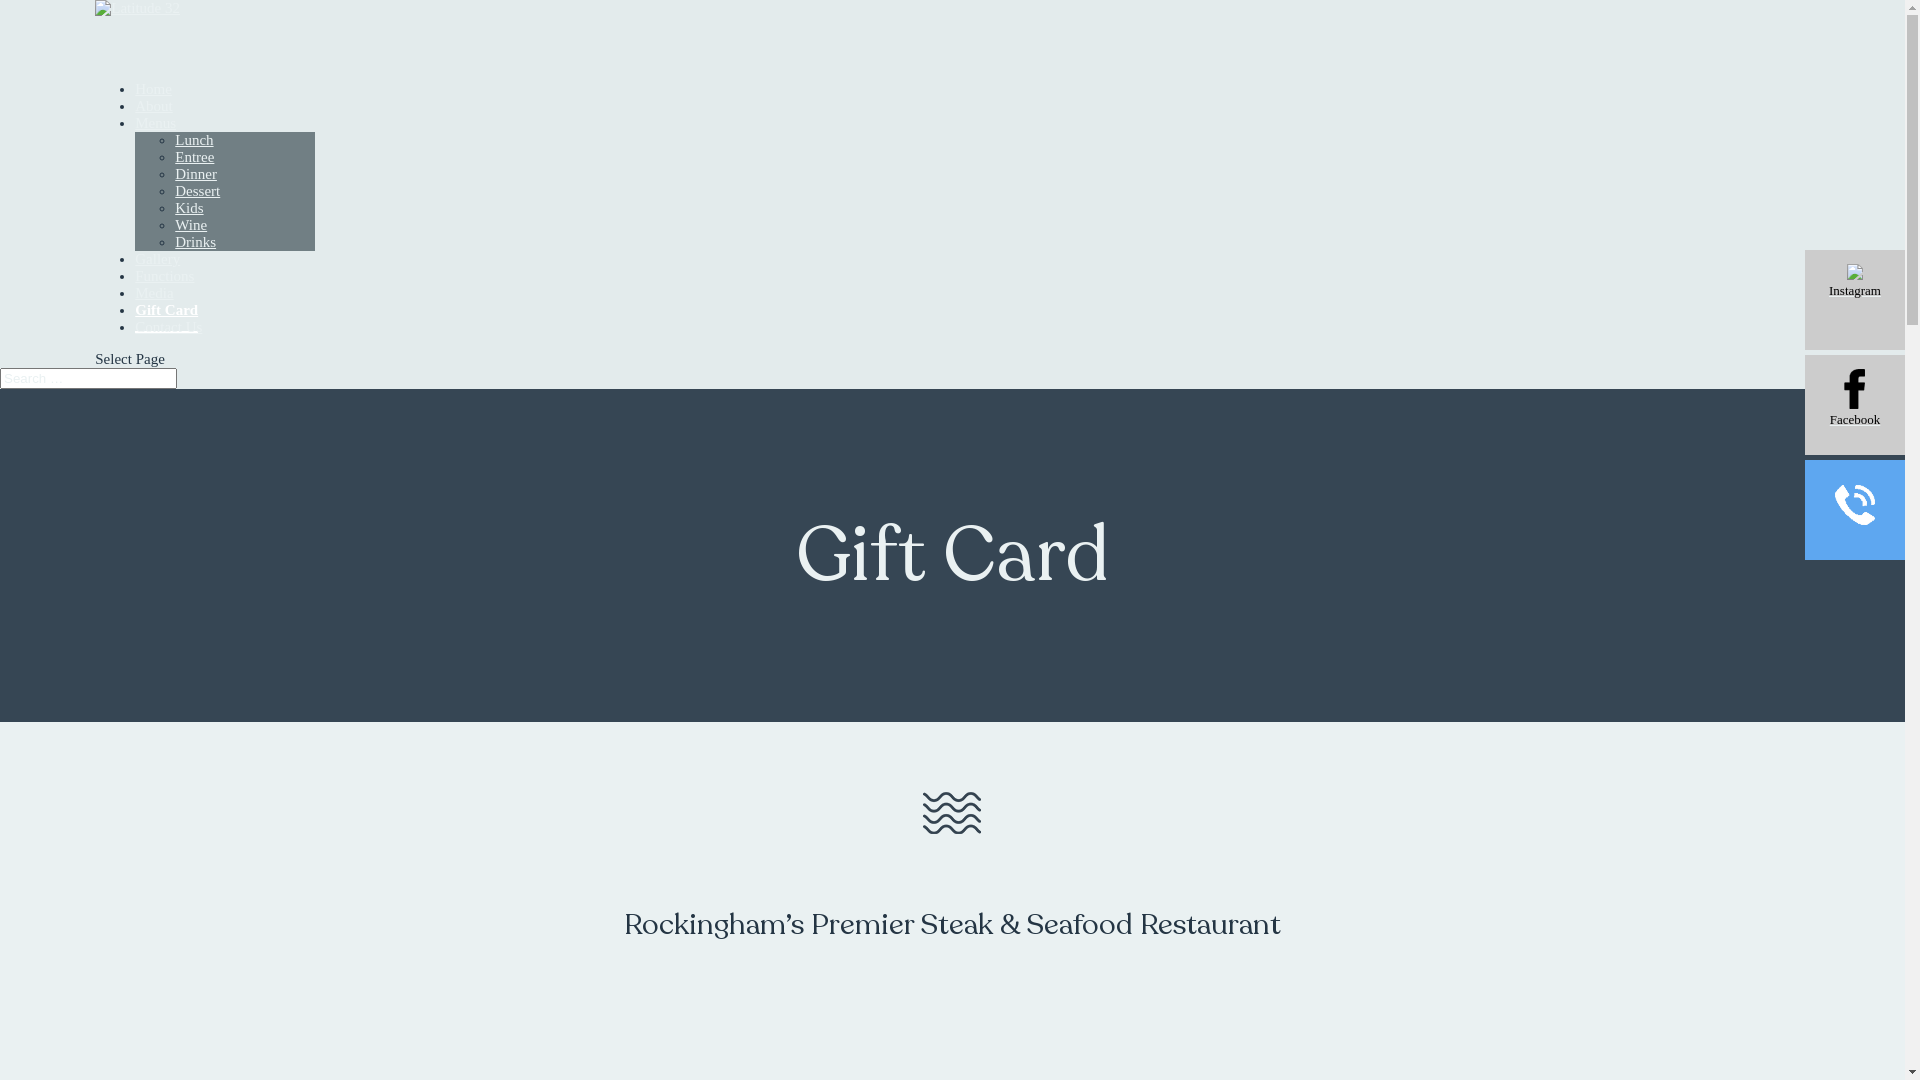 Image resolution: width=1920 pixels, height=1080 pixels. I want to click on 'Search for:', so click(87, 378).